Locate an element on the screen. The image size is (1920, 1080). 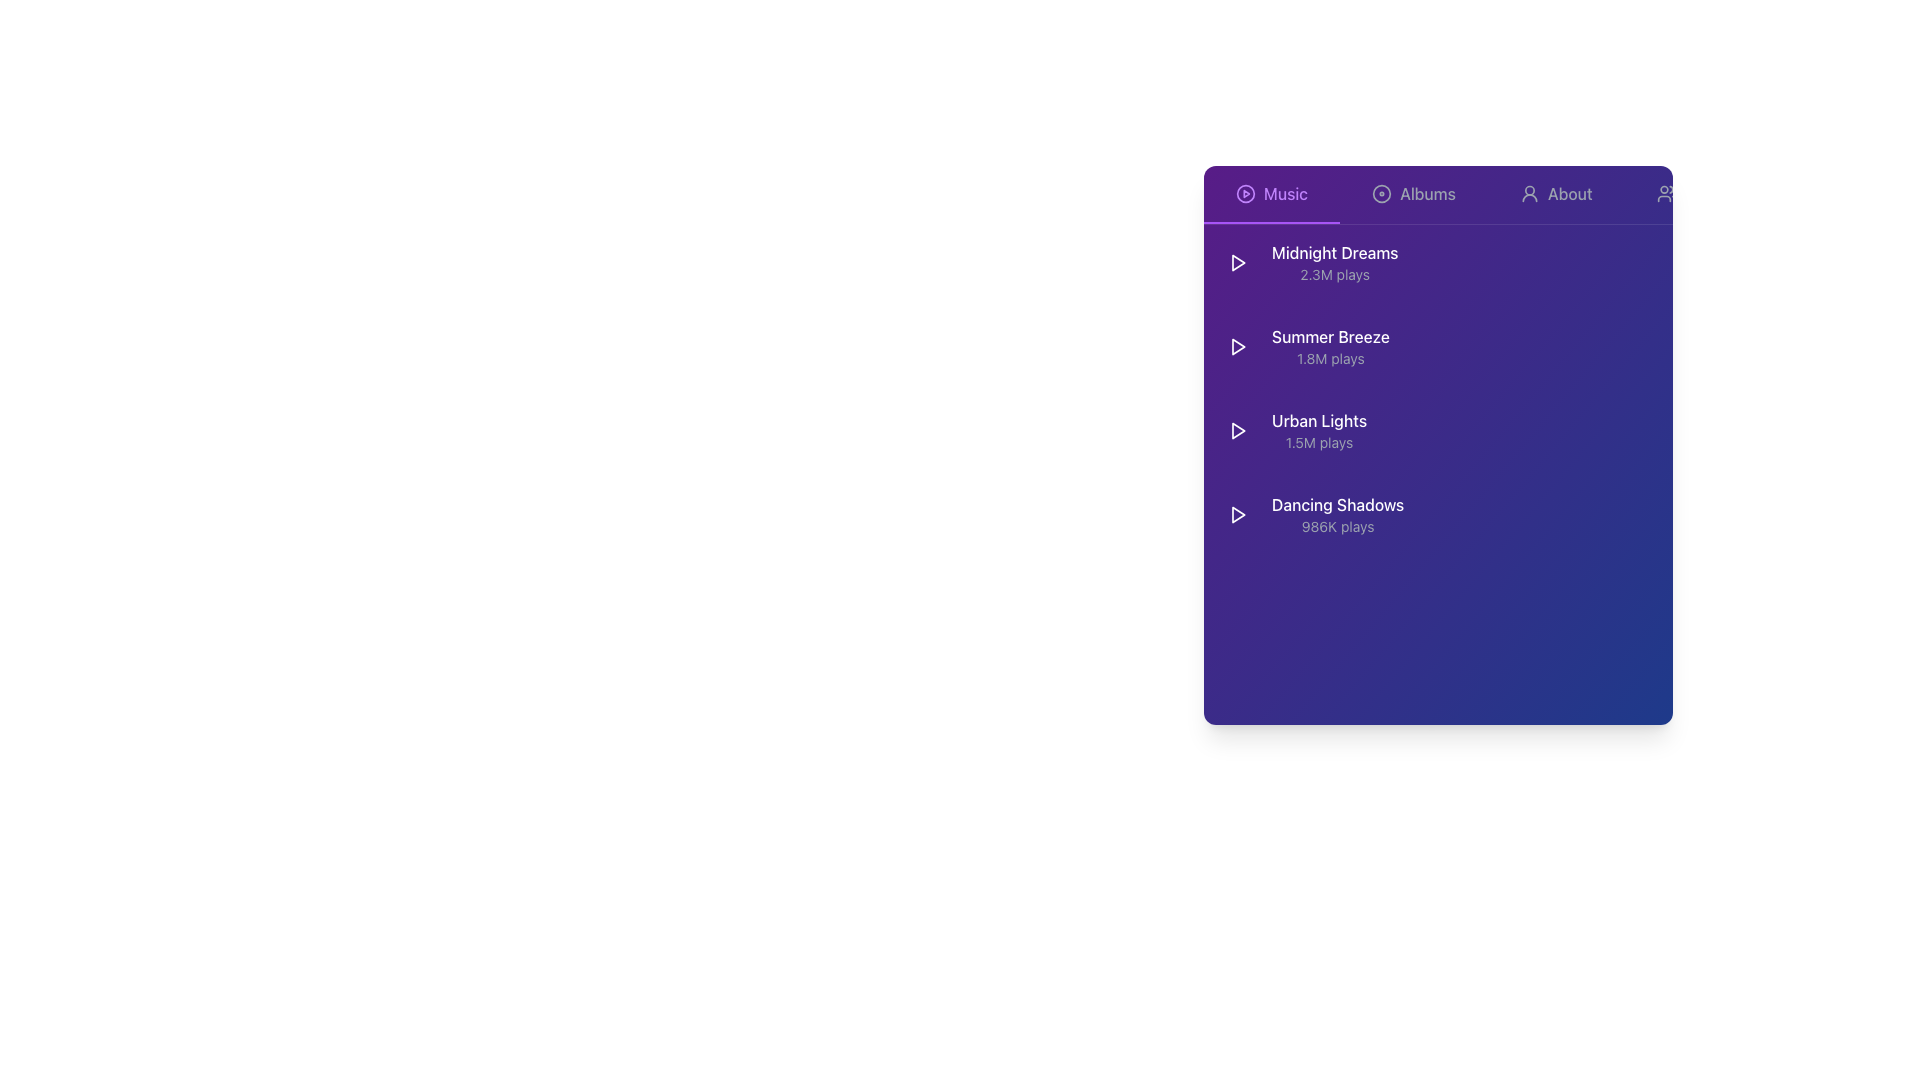
the navigation bar is located at coordinates (1437, 195).